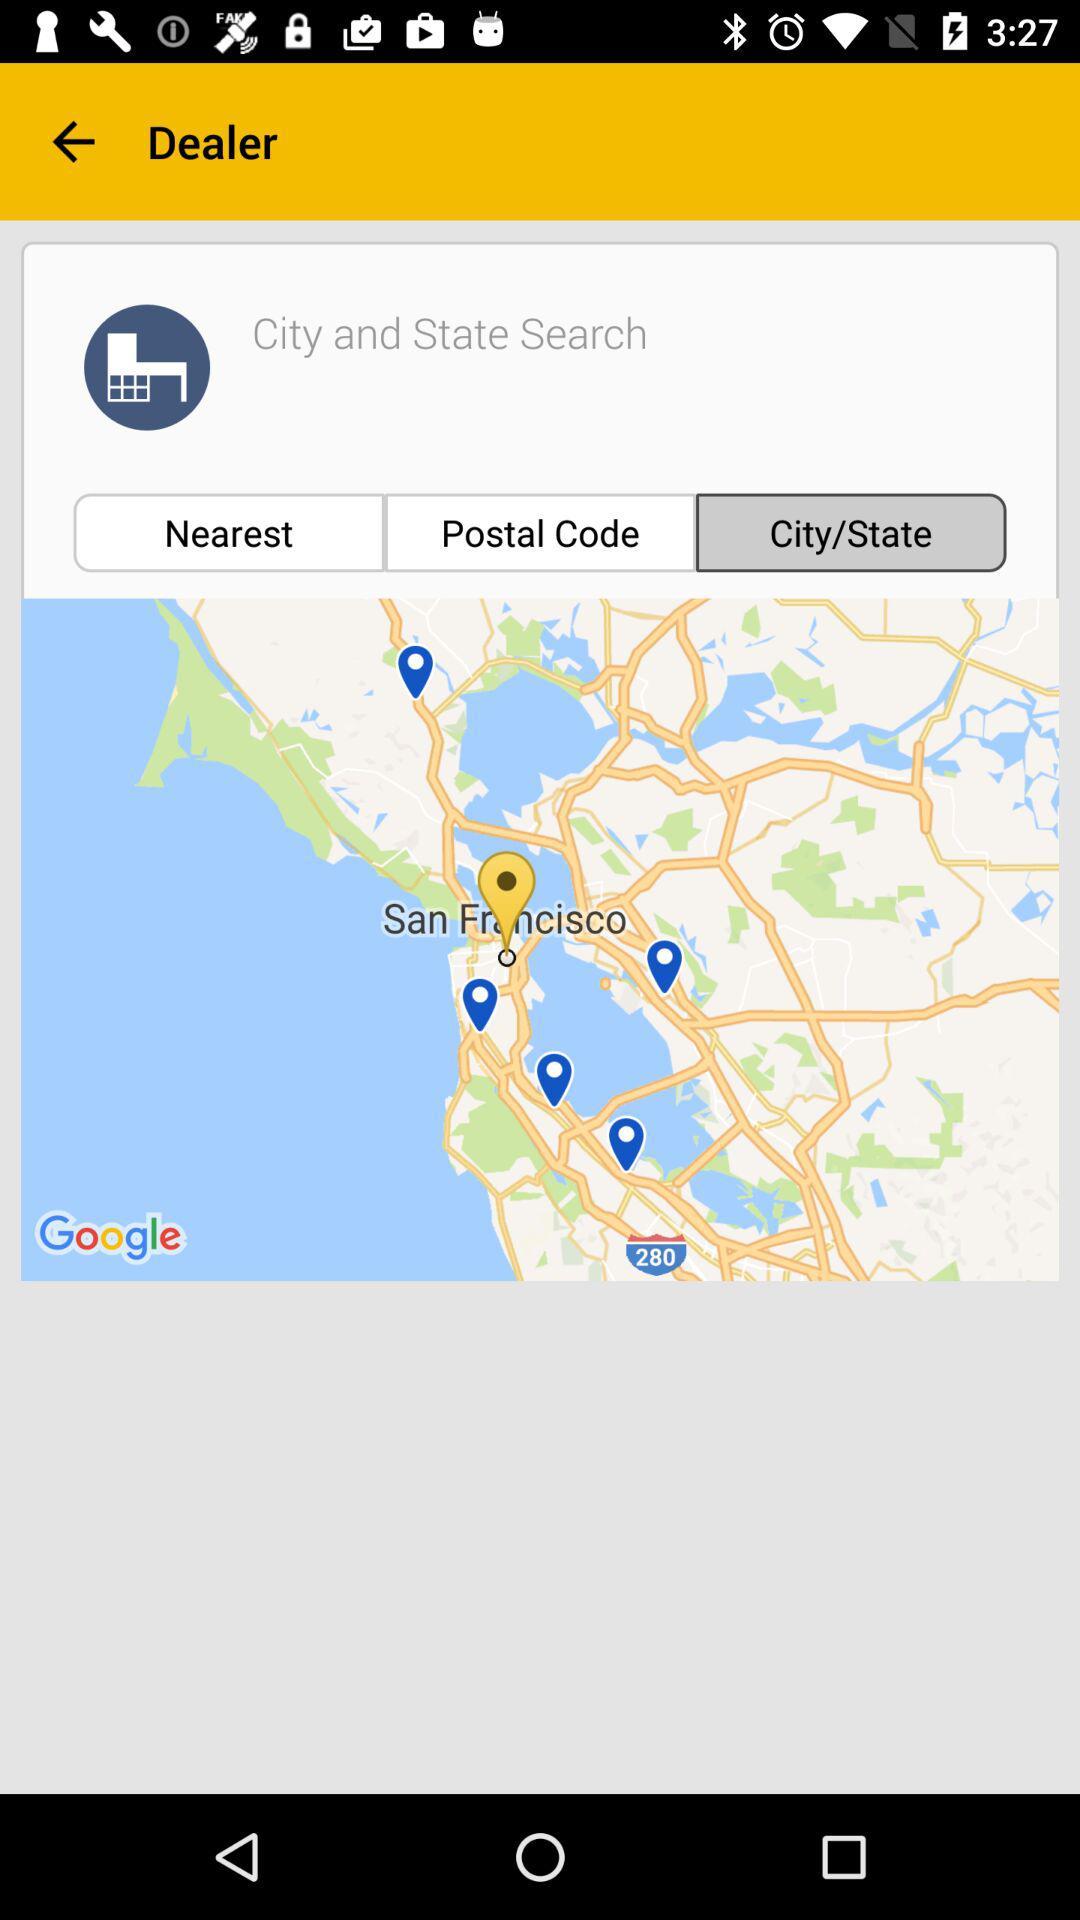 The image size is (1080, 1920). What do you see at coordinates (228, 532) in the screenshot?
I see `the item next to the postal code icon` at bounding box center [228, 532].